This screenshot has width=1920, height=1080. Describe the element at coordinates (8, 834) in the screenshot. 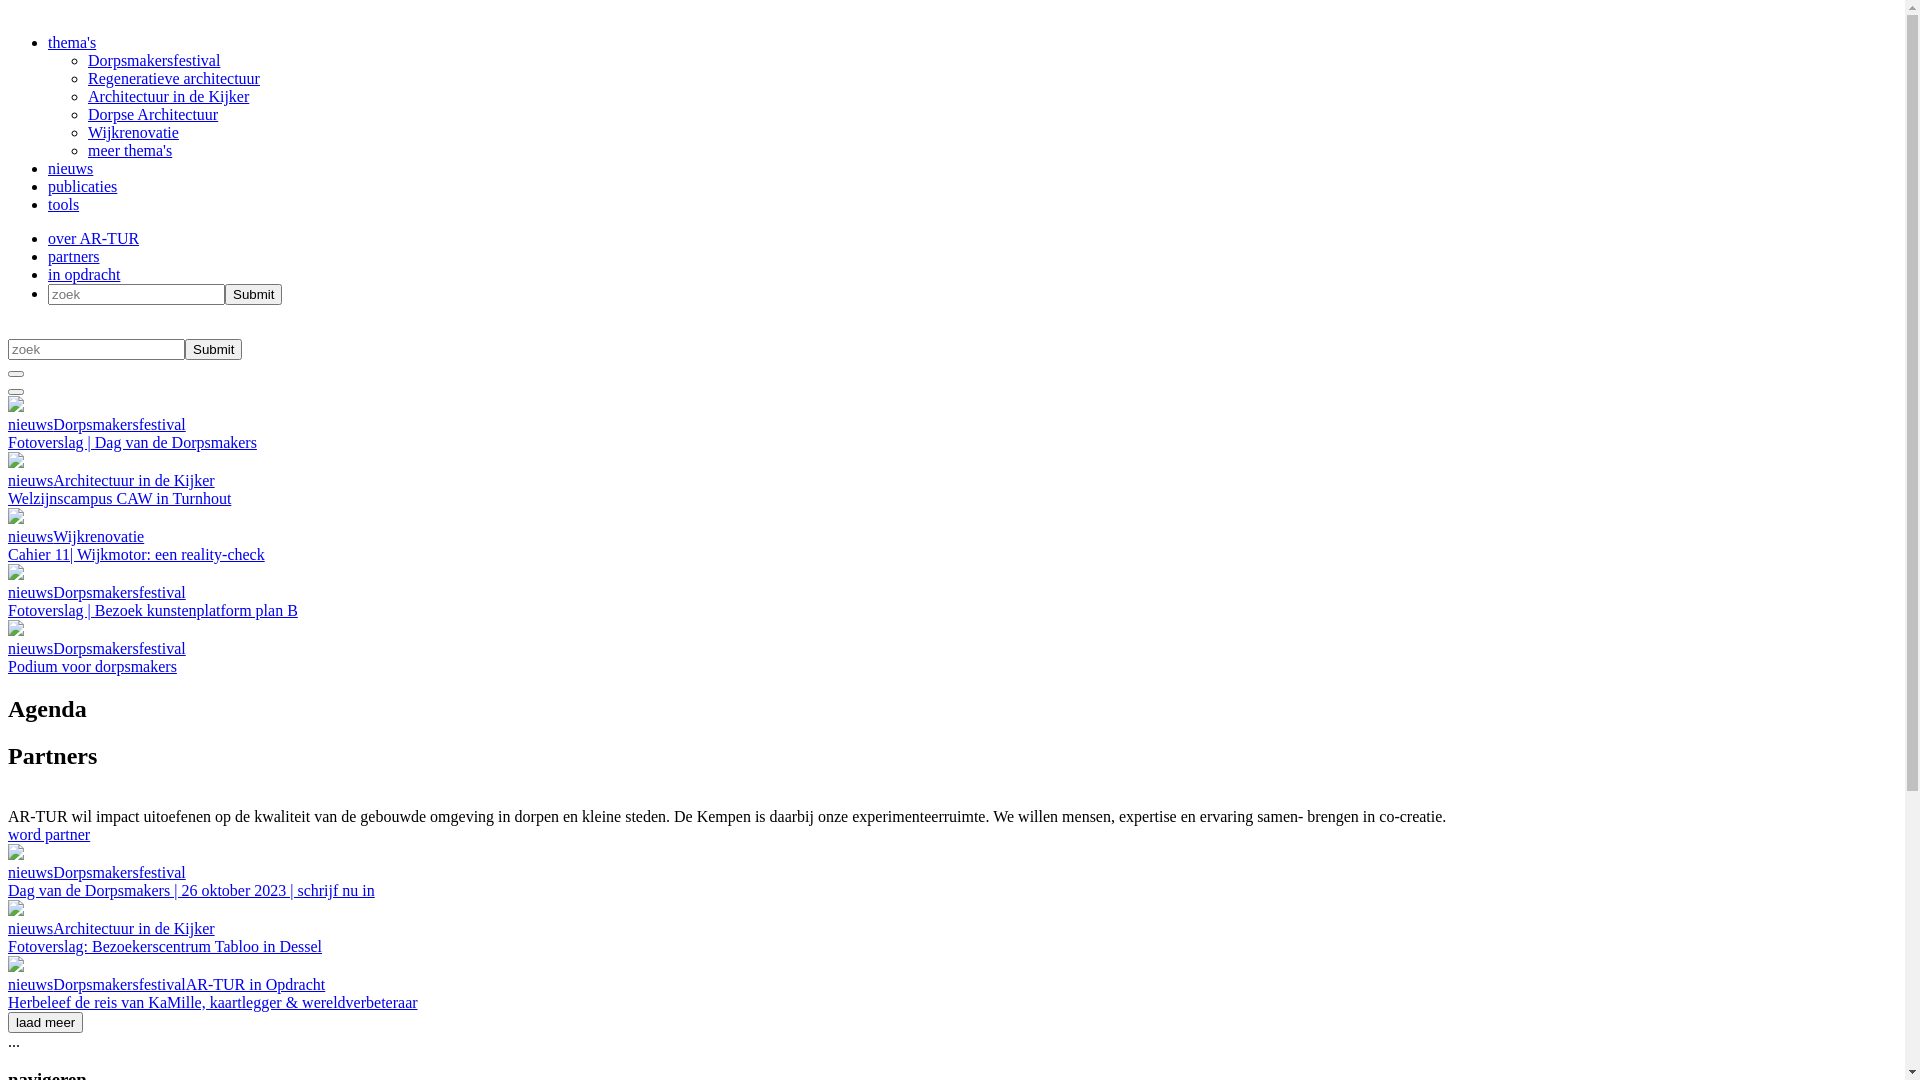

I see `'word partner'` at that location.